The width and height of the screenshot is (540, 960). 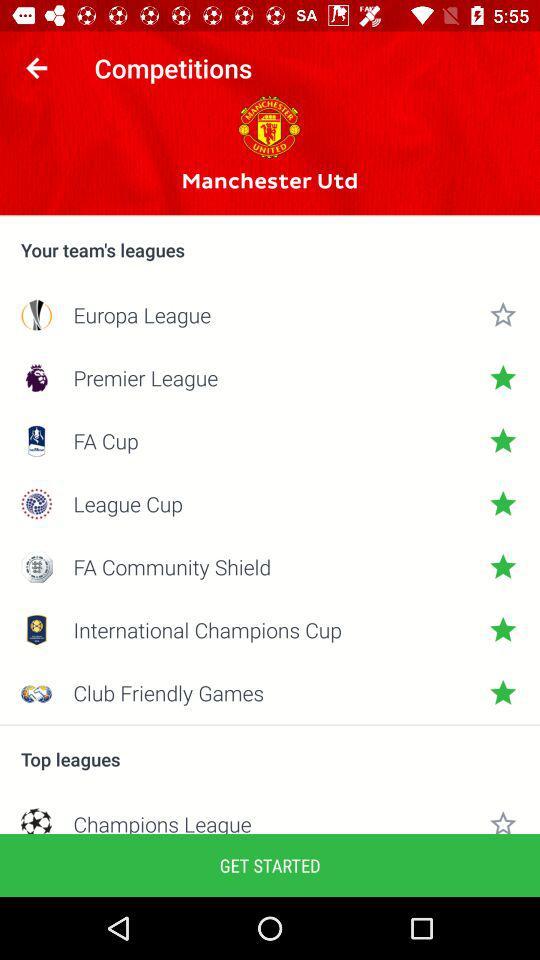 I want to click on the icon above the premier league icon, so click(x=270, y=314).